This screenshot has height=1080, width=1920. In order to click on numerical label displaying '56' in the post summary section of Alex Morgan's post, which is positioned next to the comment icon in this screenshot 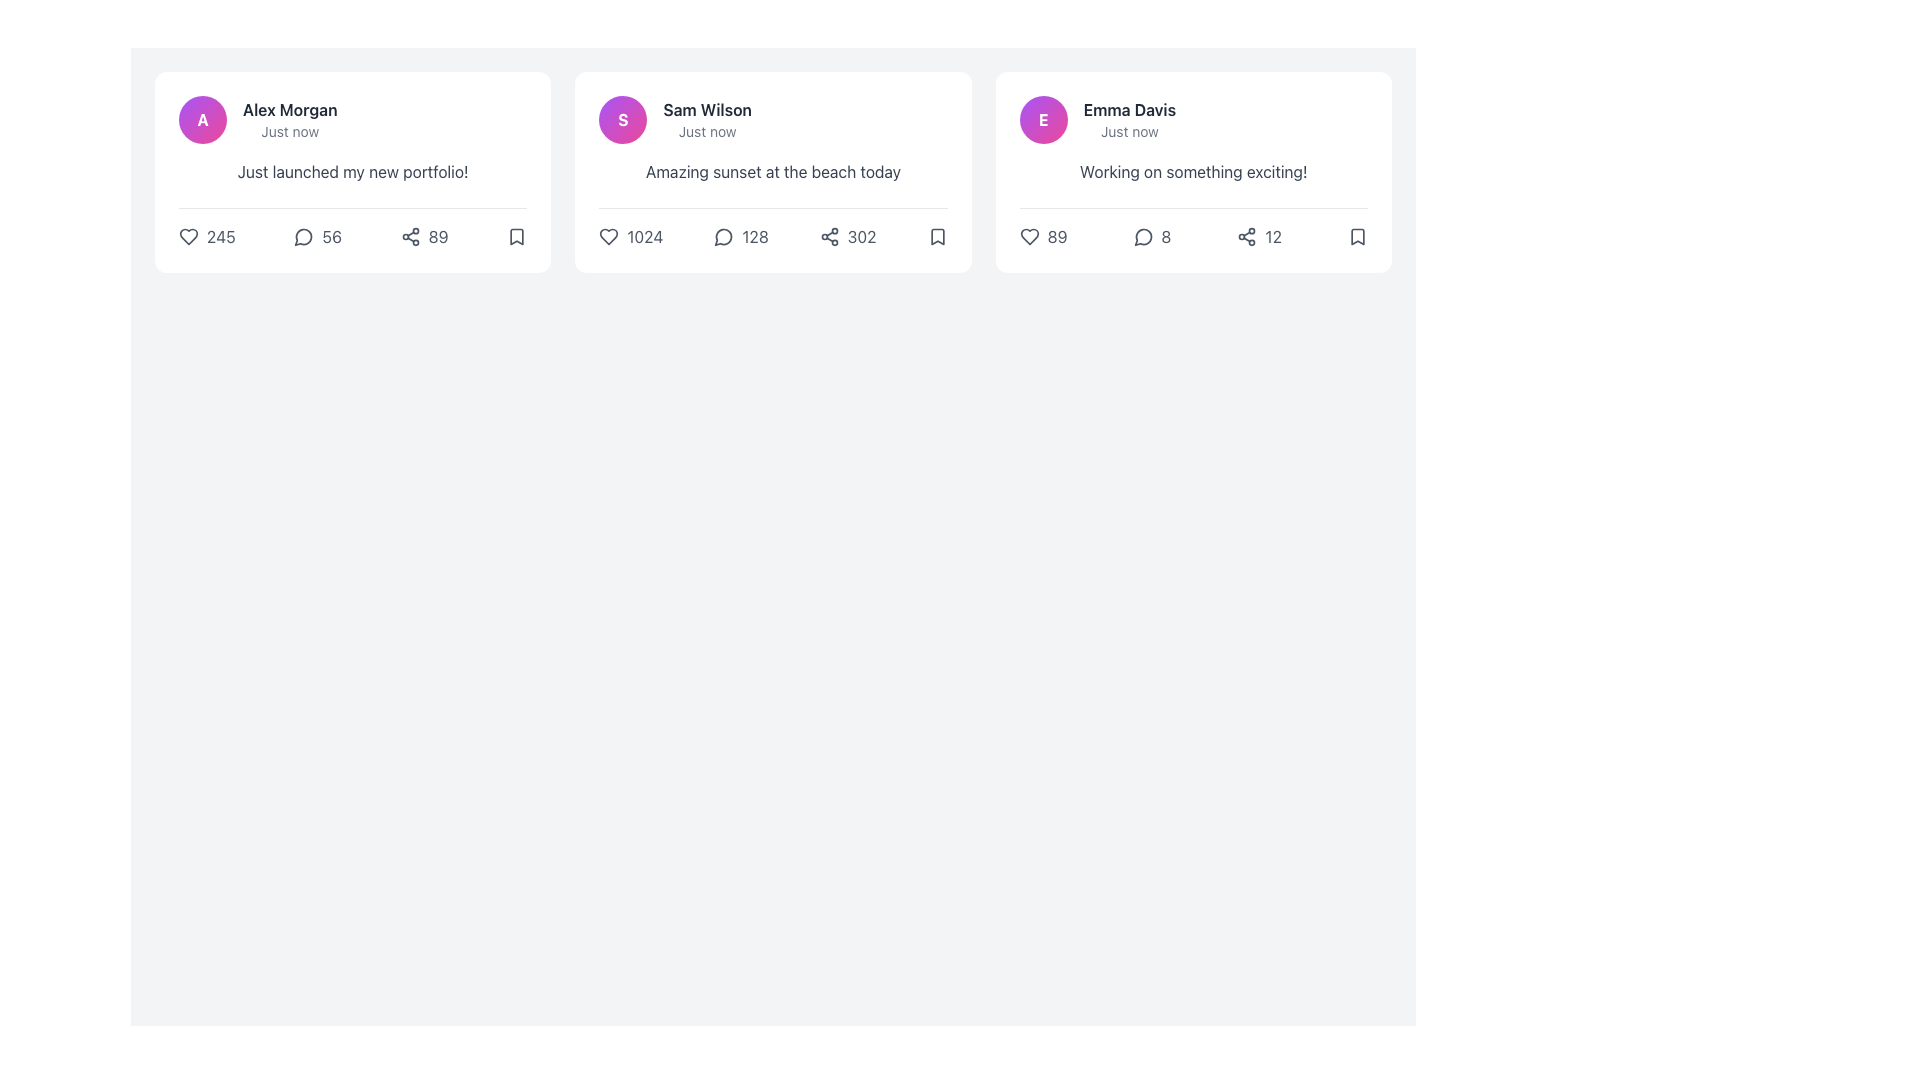, I will do `click(332, 235)`.